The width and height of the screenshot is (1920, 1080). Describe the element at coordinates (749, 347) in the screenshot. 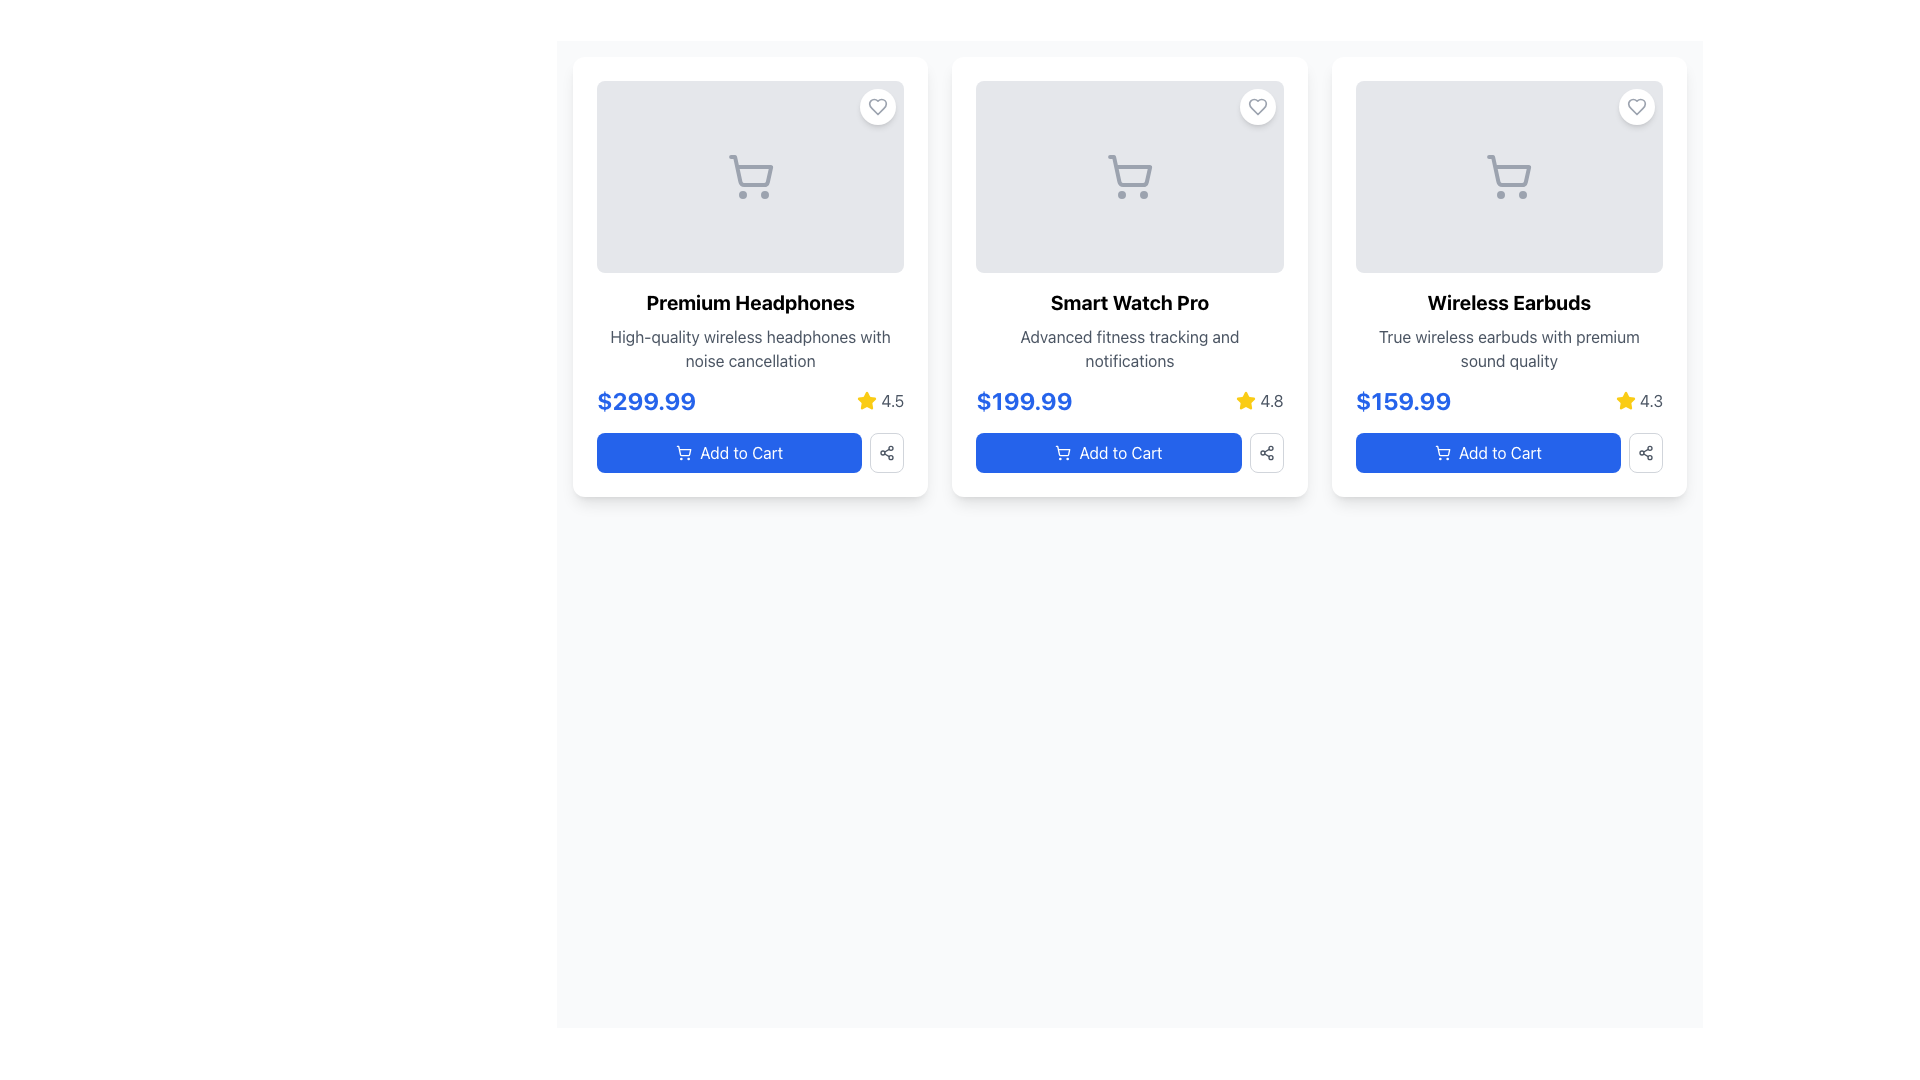

I see `the textual description stating 'High-quality wireless headphones with noise cancellation' located below the heading 'Premium Headphones' within the promotional card` at that location.